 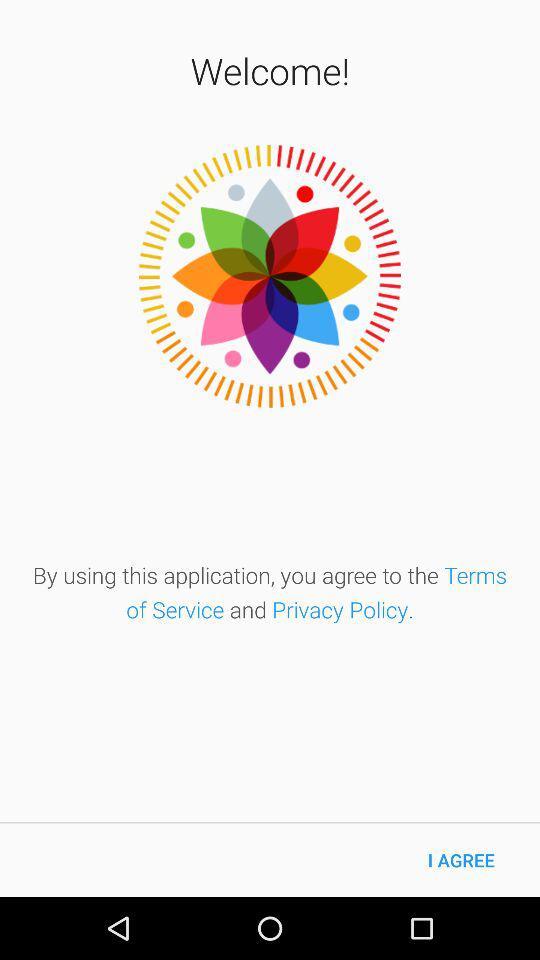 I want to click on the by using this, so click(x=270, y=592).